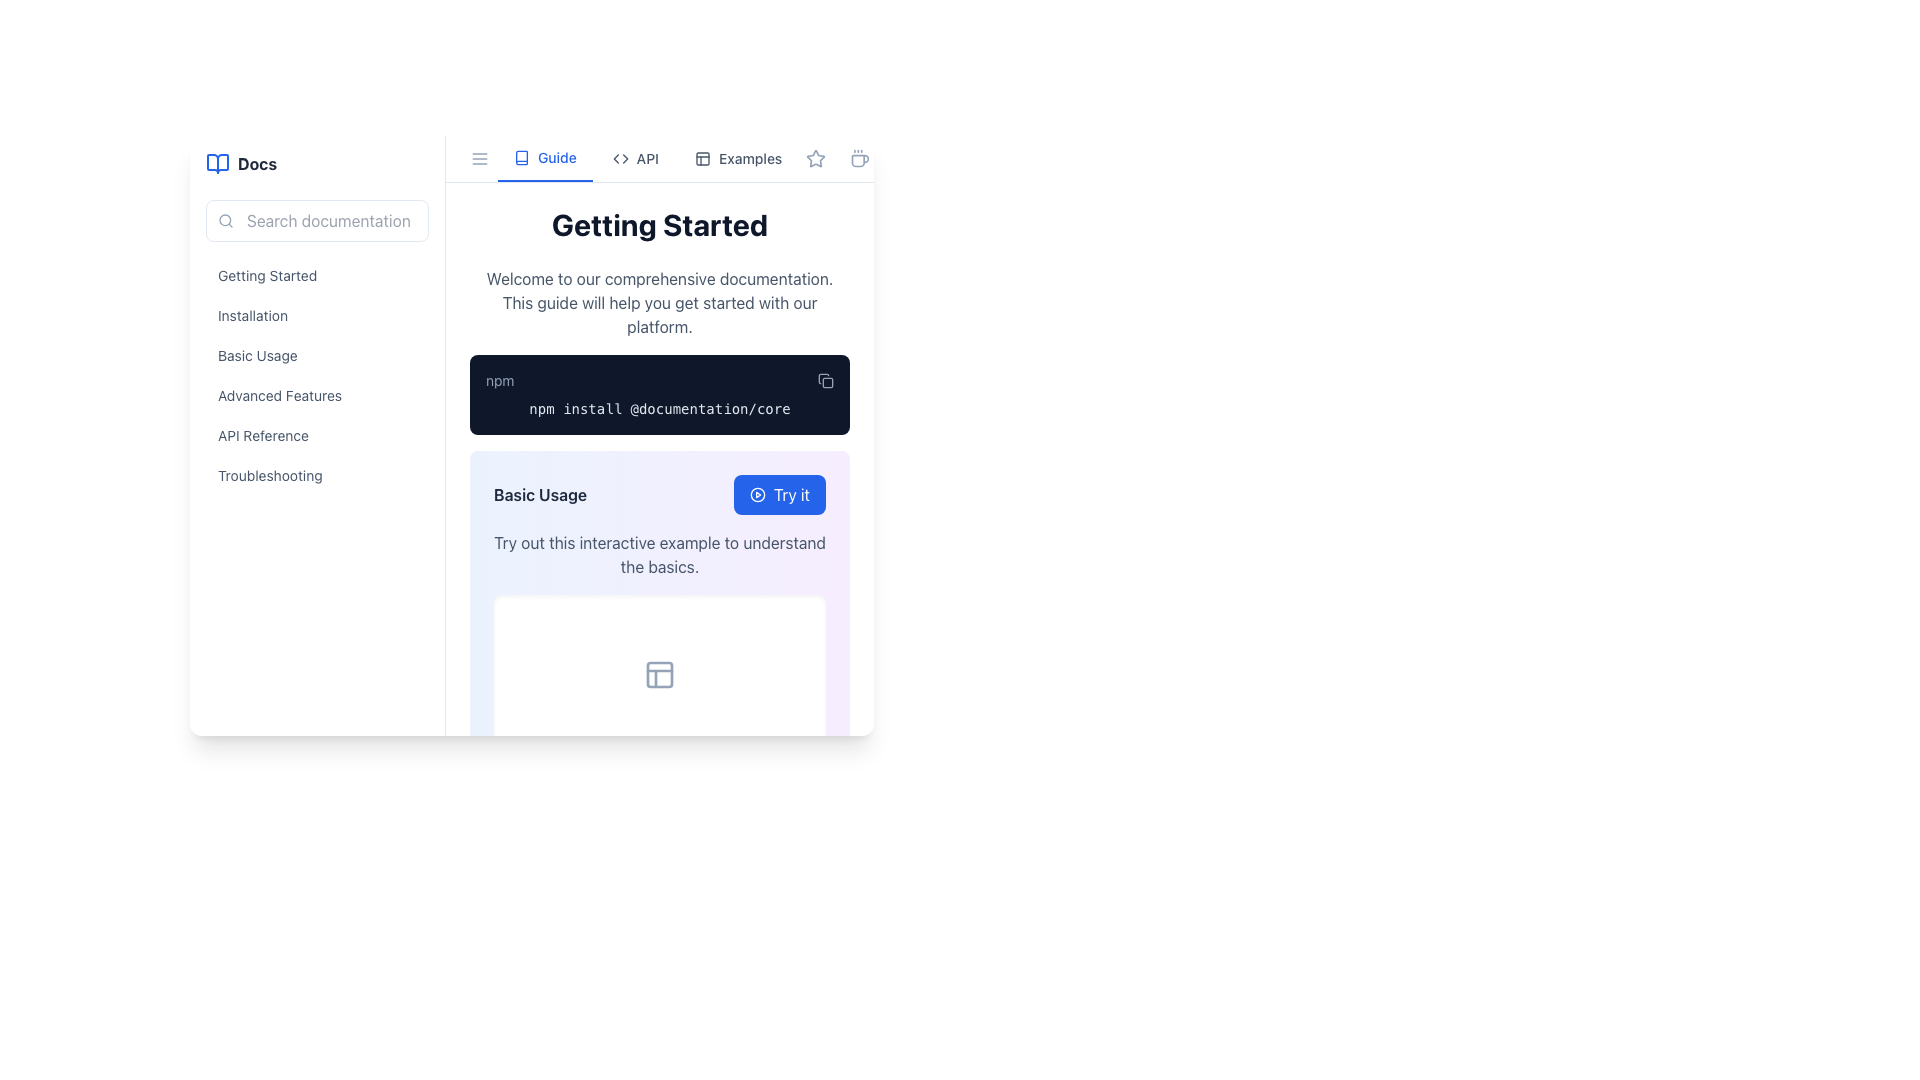 This screenshot has width=1920, height=1080. What do you see at coordinates (316, 434) in the screenshot?
I see `the navigational button in the sidebar menu that redirects to the API Reference section, which is the fifth item in the list, positioned below 'Advanced Features' and above 'Troubleshooting'` at bounding box center [316, 434].